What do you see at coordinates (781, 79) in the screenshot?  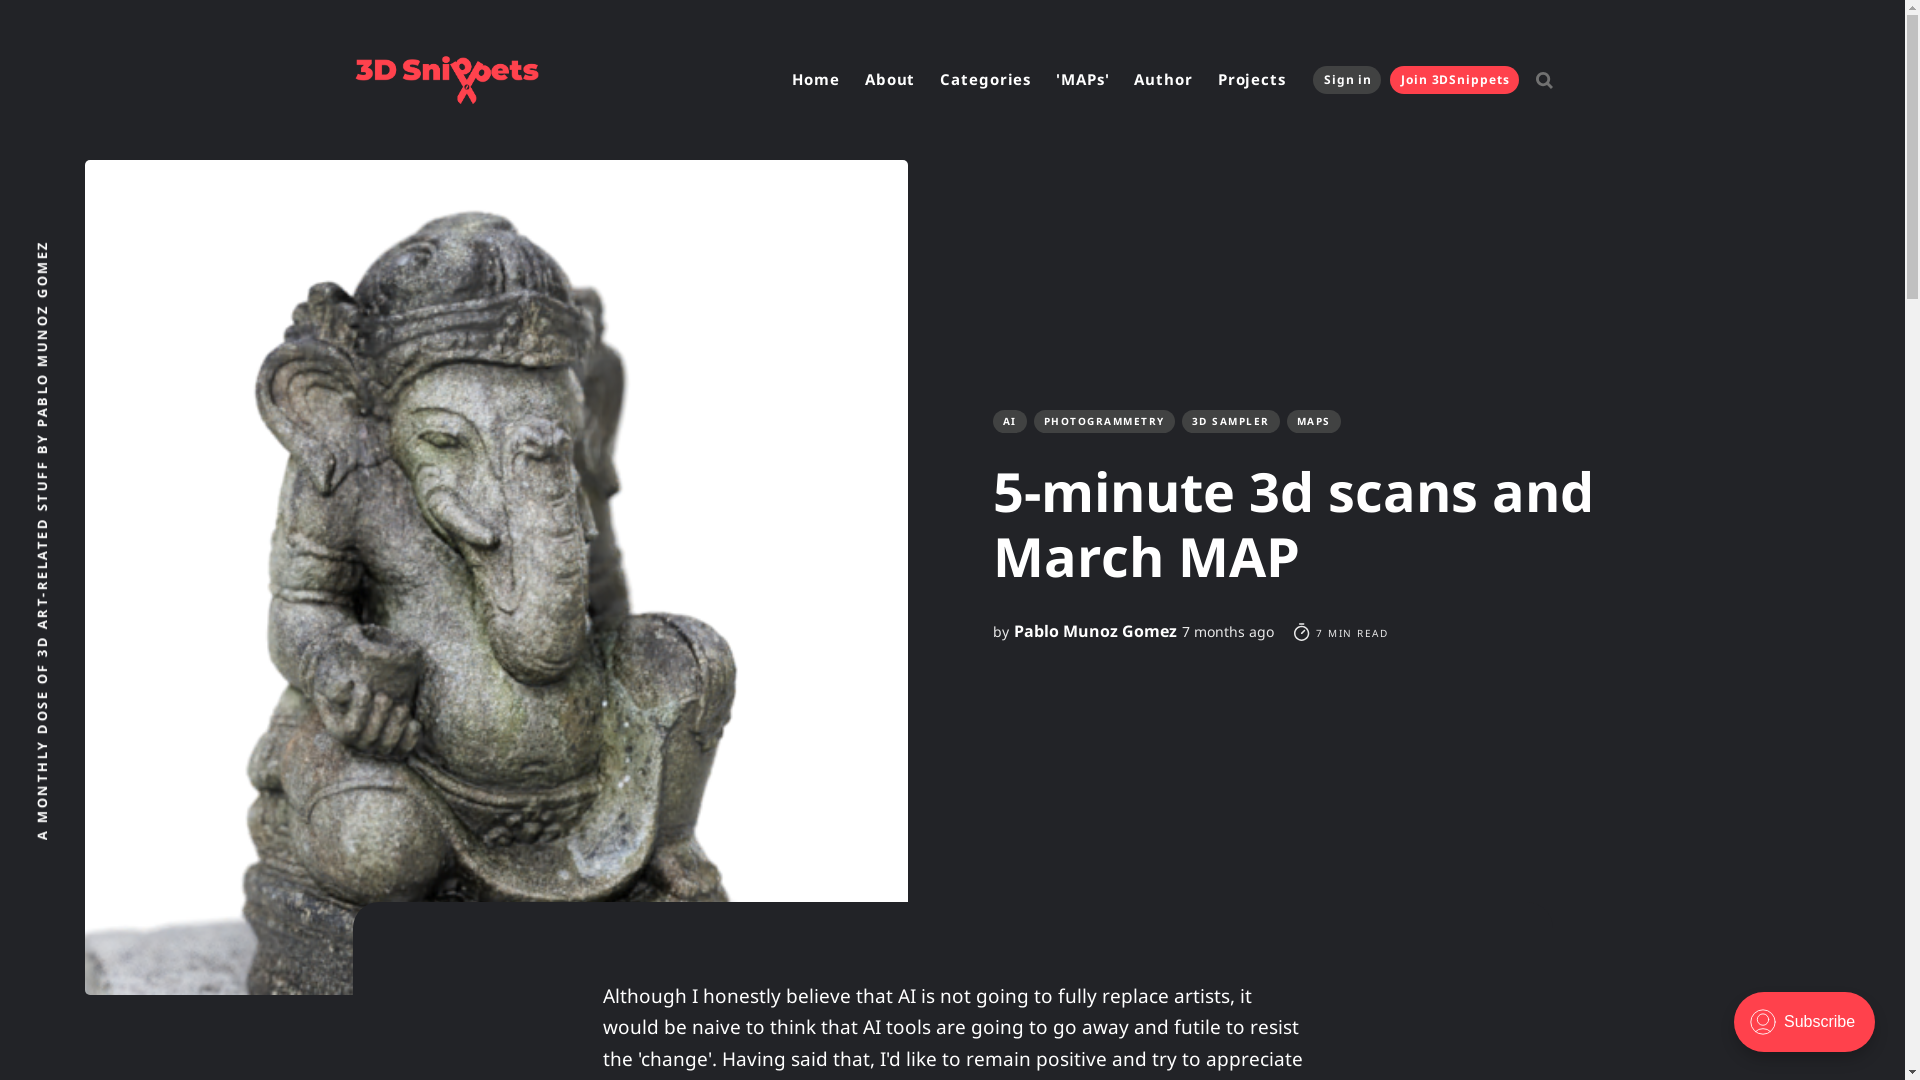 I see `'Home'` at bounding box center [781, 79].